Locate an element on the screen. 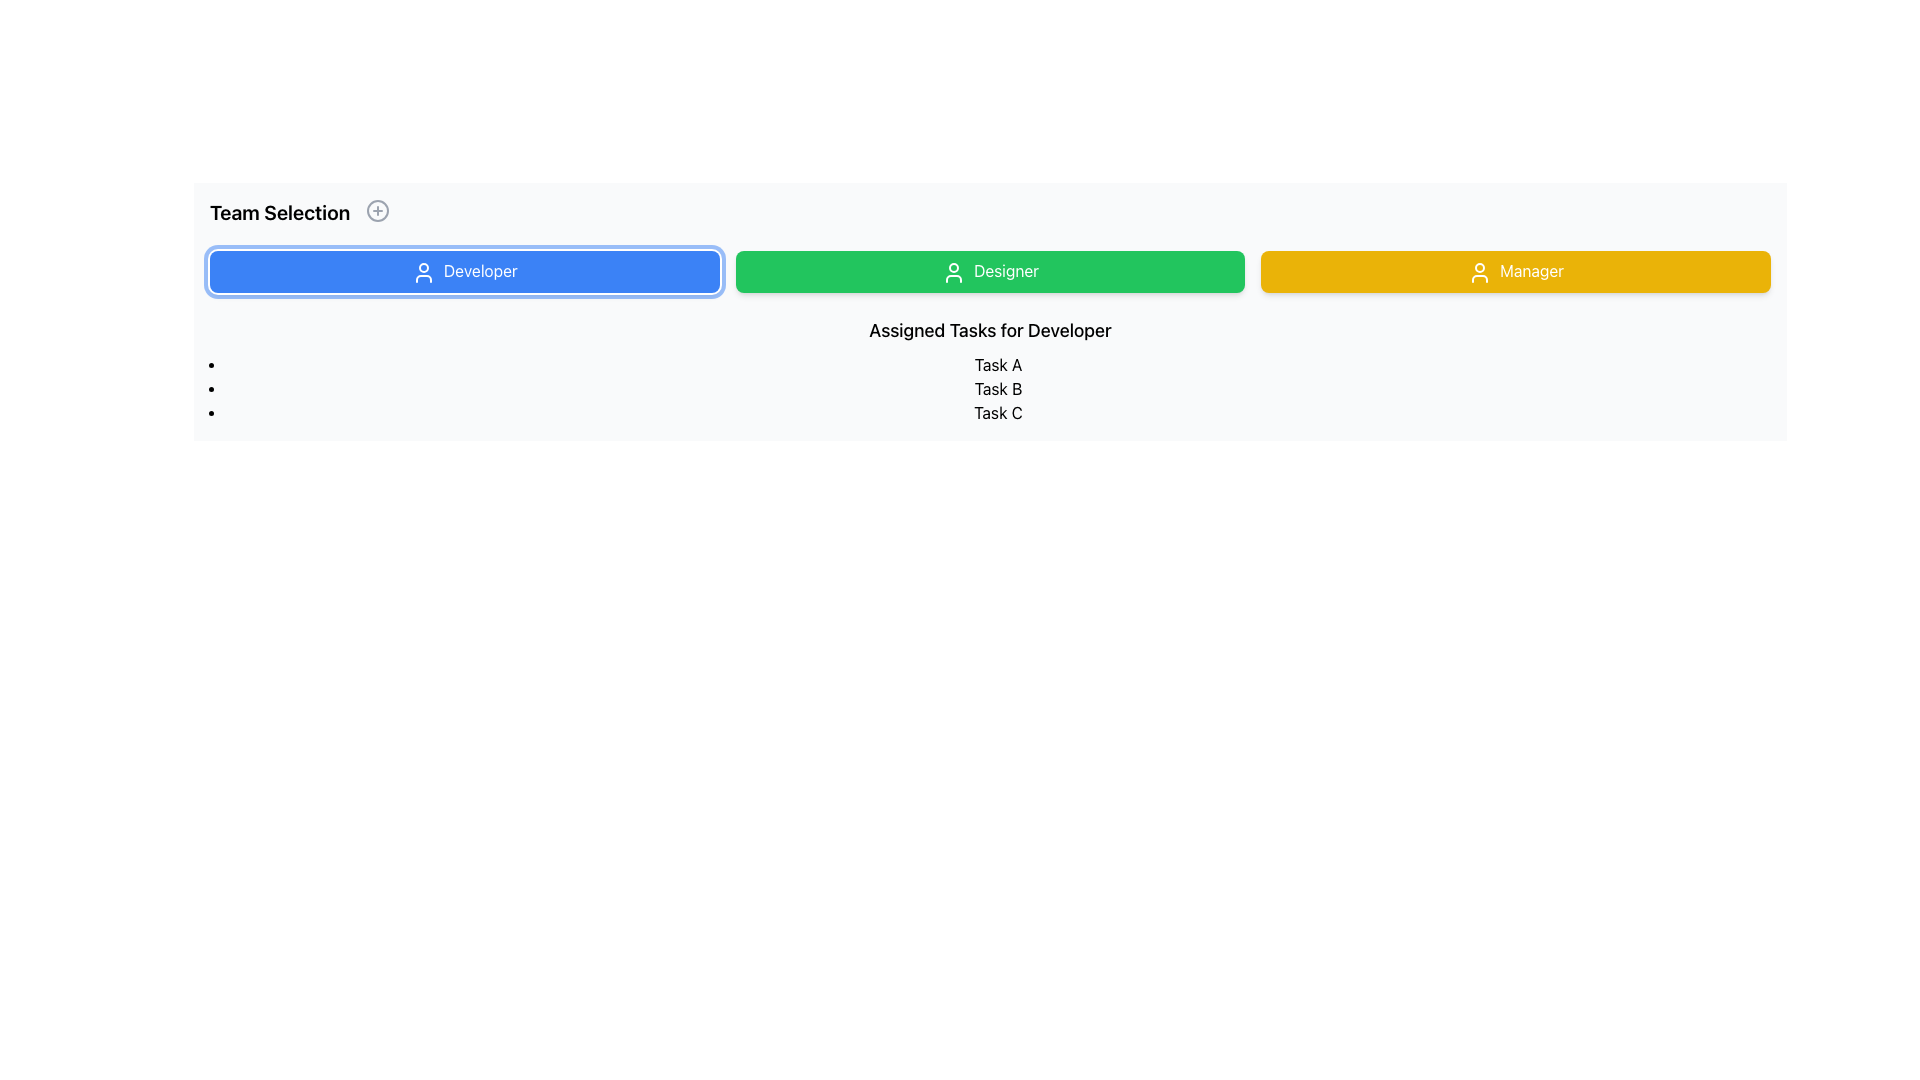 This screenshot has height=1080, width=1920. the 'Developer' role button located in the first position of the horizontal row under the 'Team Selection' heading is located at coordinates (463, 271).